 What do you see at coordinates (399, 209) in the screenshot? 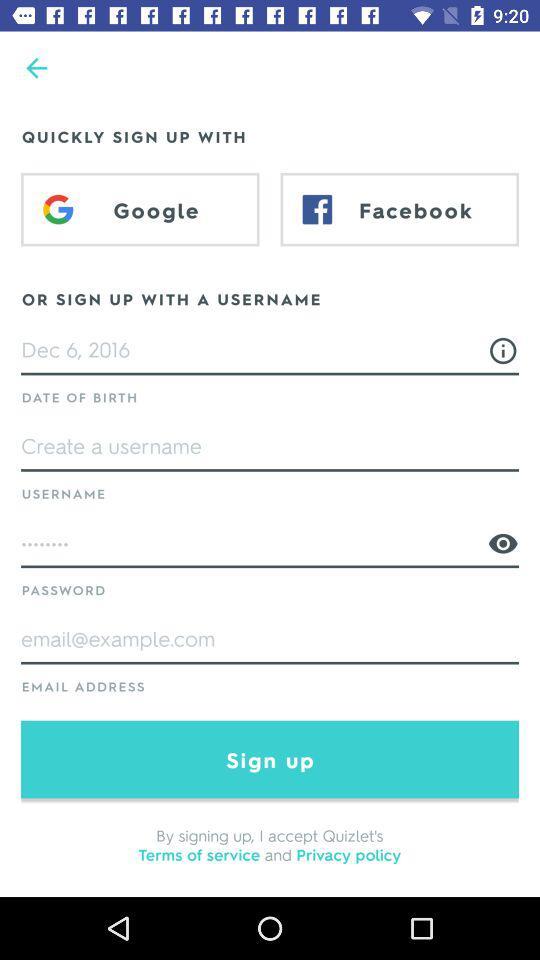
I see `item next to the google item` at bounding box center [399, 209].